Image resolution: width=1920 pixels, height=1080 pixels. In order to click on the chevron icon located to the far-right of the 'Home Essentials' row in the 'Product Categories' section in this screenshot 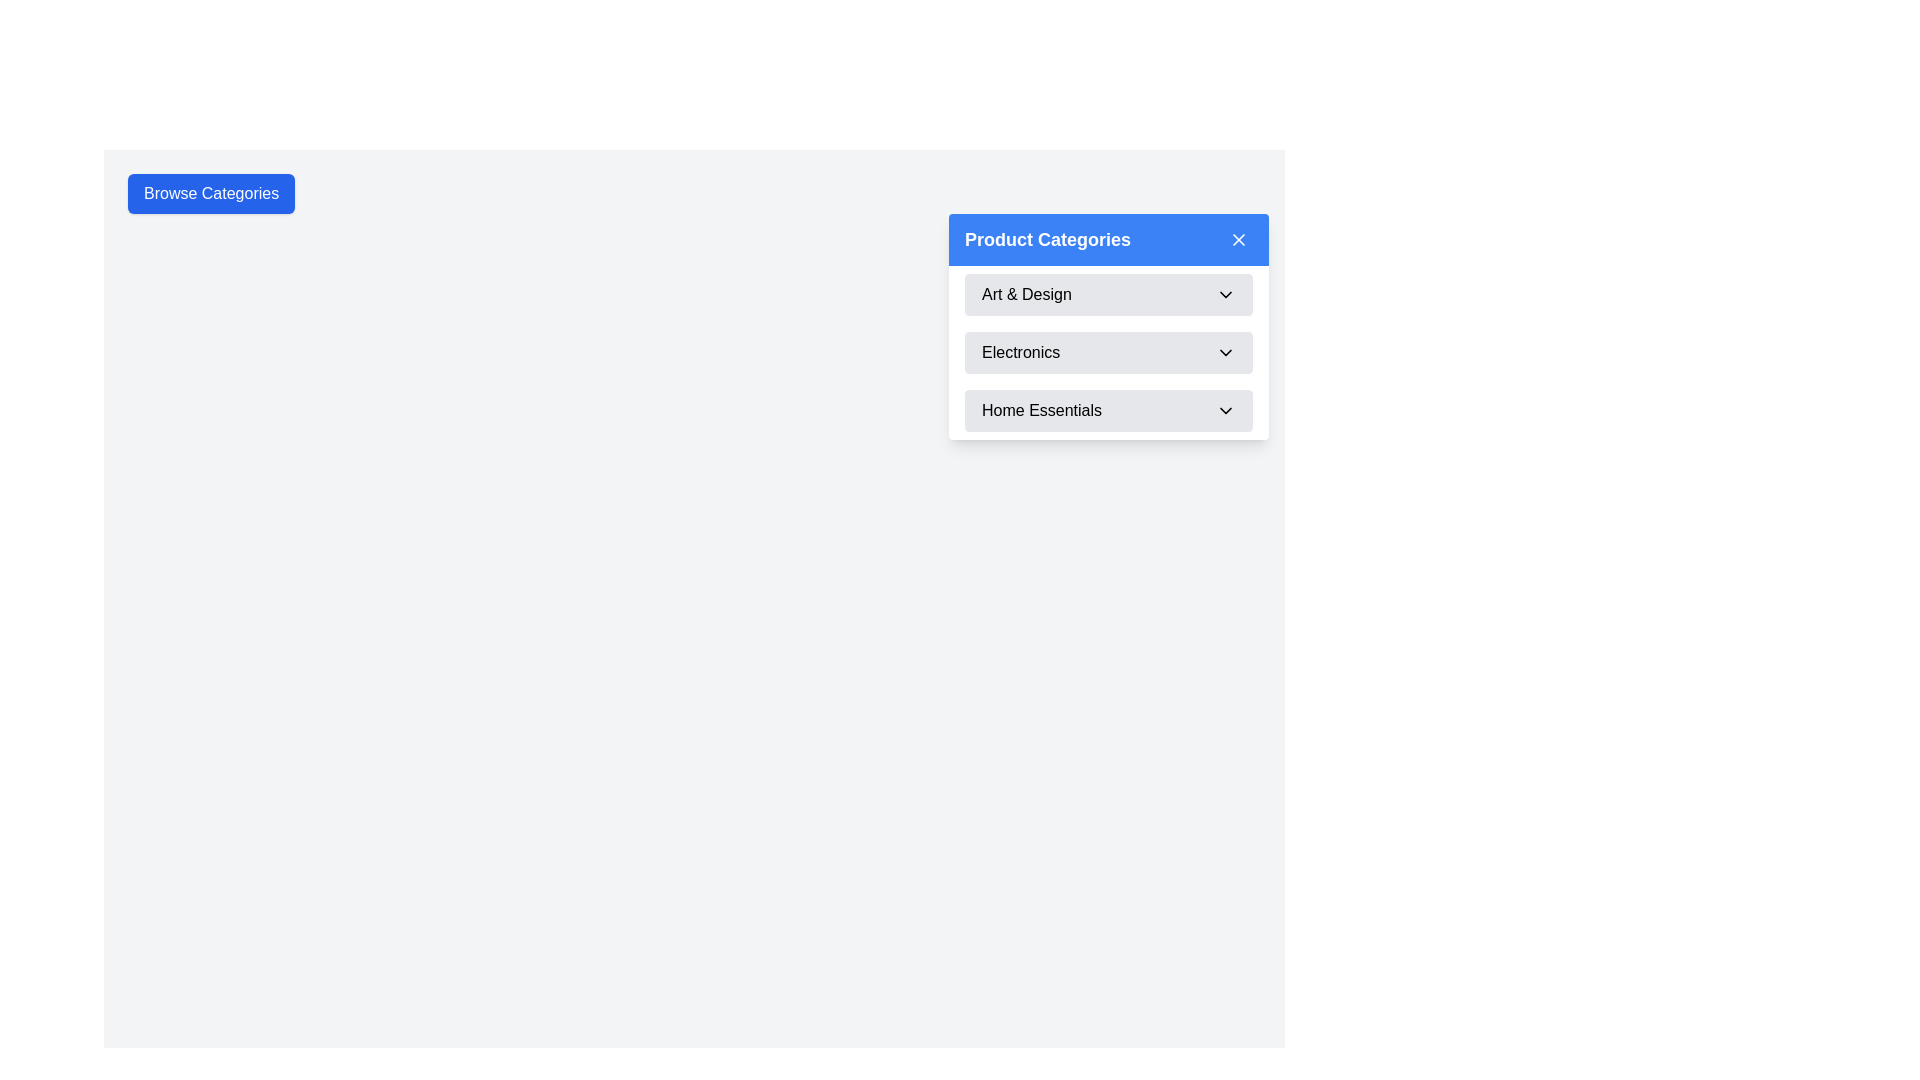, I will do `click(1224, 410)`.